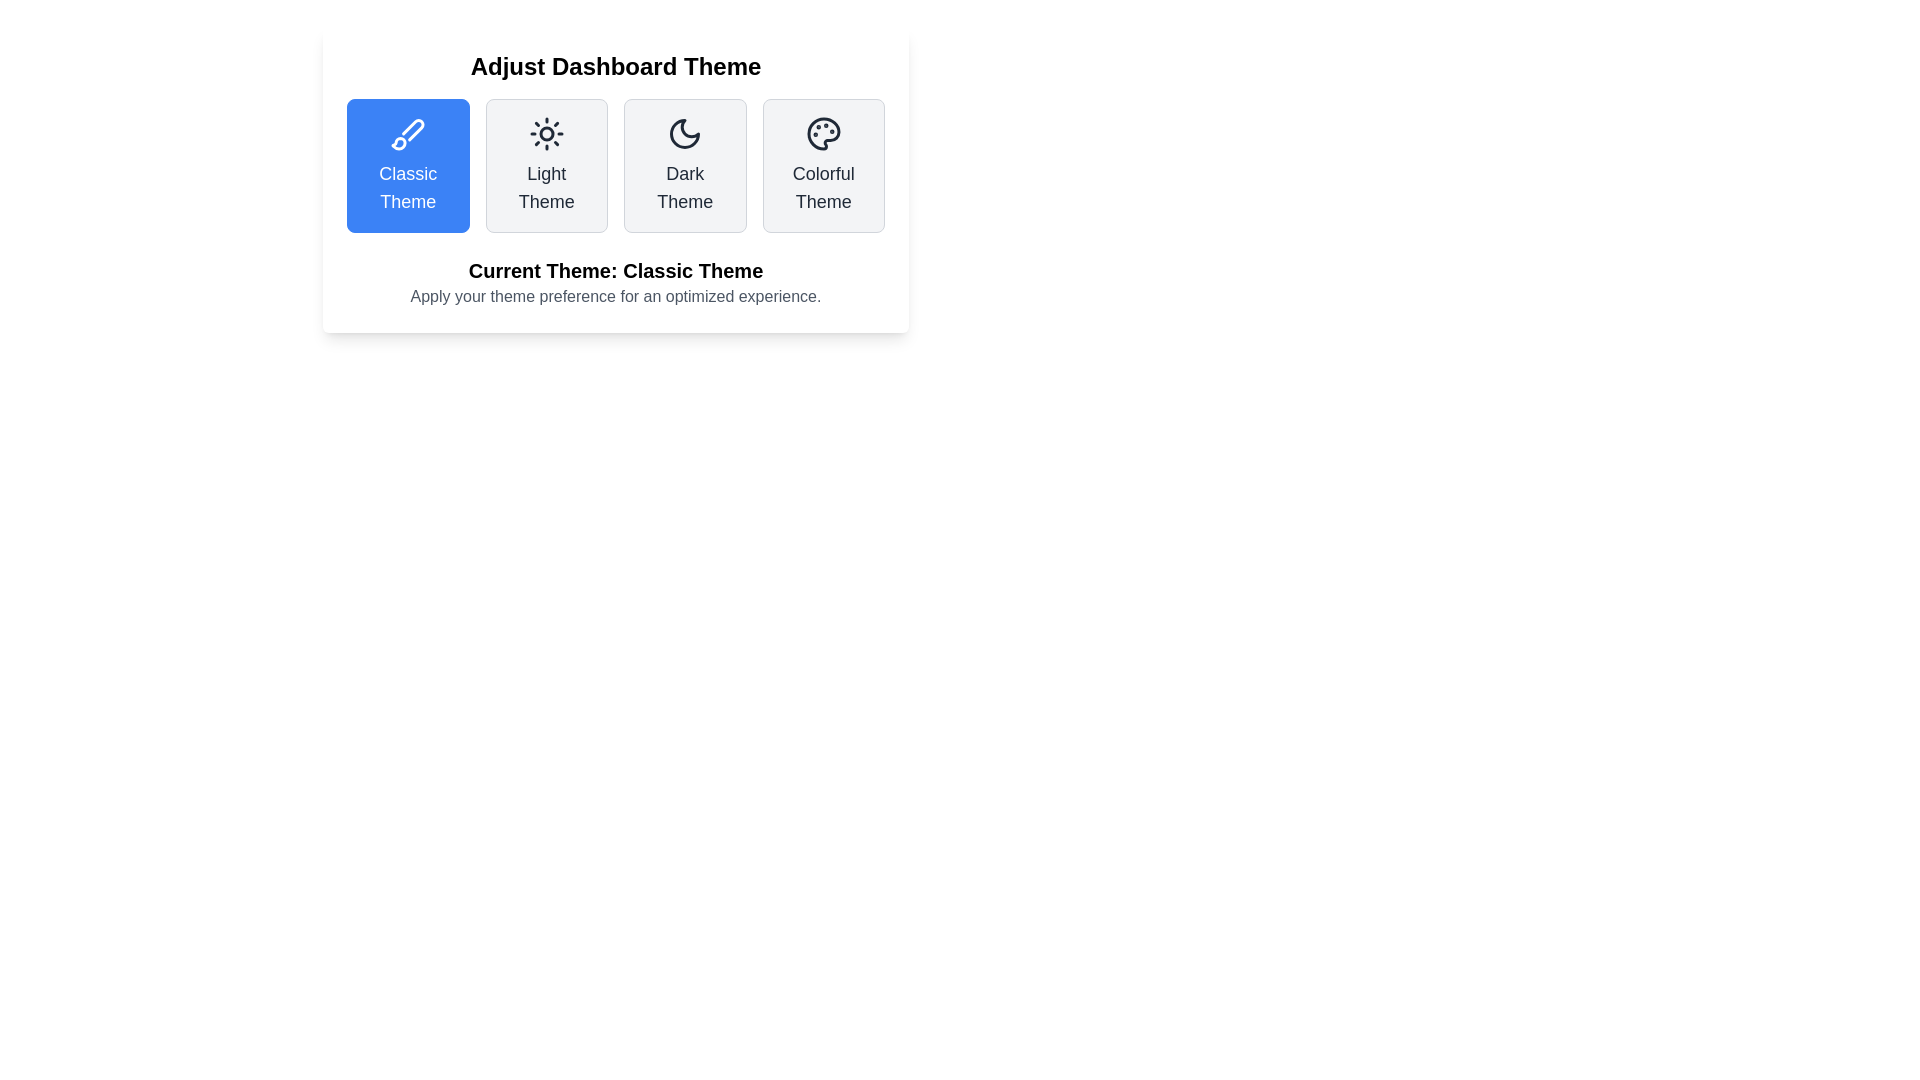  Describe the element at coordinates (546, 134) in the screenshot. I see `the central circle of the 'Light Theme' button icon, which is the second from the left in the top row of theme selection options` at that location.